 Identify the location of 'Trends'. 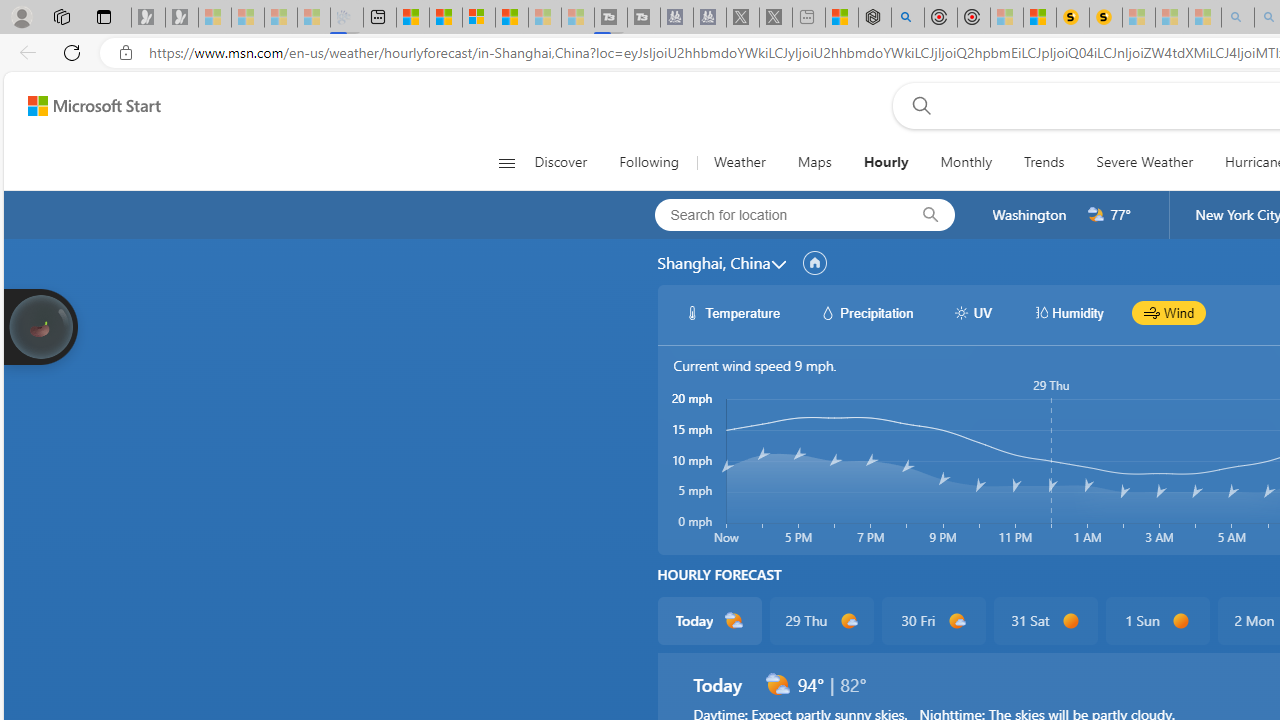
(1044, 162).